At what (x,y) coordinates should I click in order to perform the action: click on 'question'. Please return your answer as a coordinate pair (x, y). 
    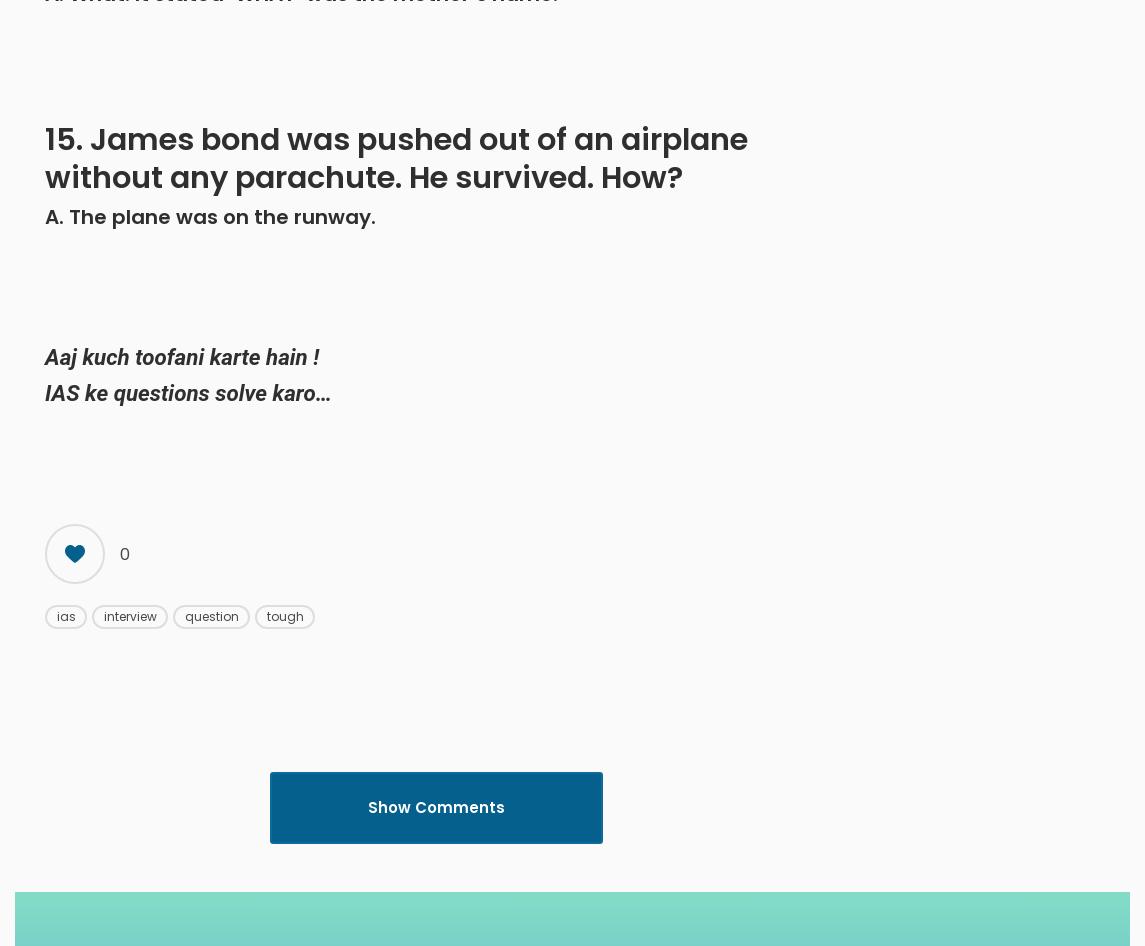
    Looking at the image, I should click on (184, 615).